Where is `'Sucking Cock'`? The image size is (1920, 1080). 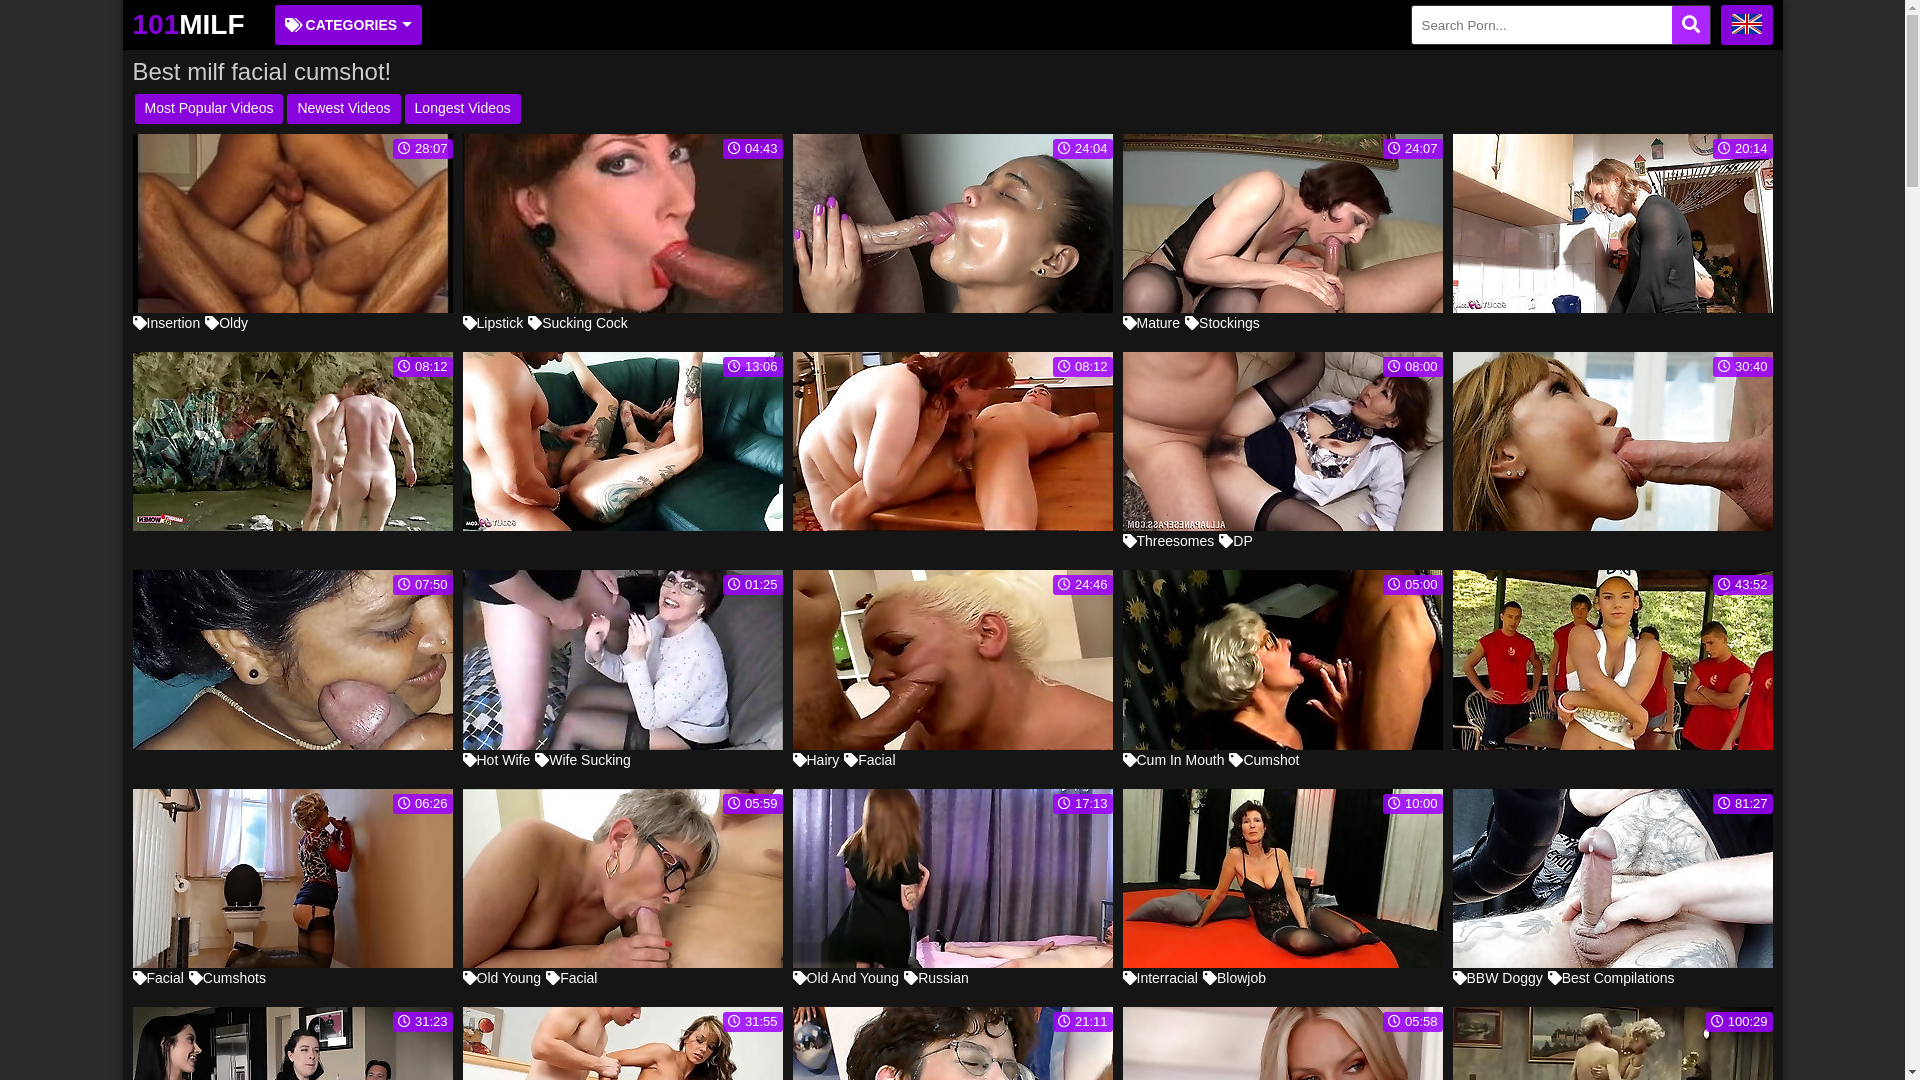 'Sucking Cock' is located at coordinates (576, 322).